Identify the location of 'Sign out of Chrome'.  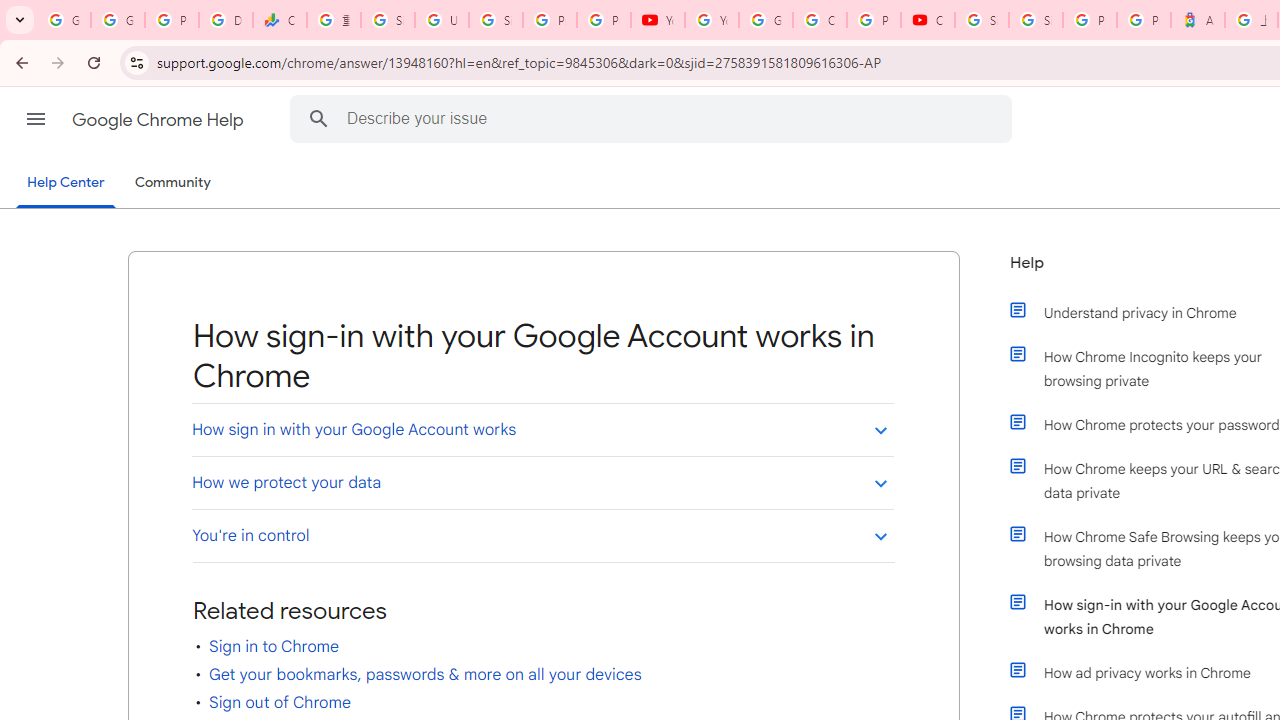
(278, 701).